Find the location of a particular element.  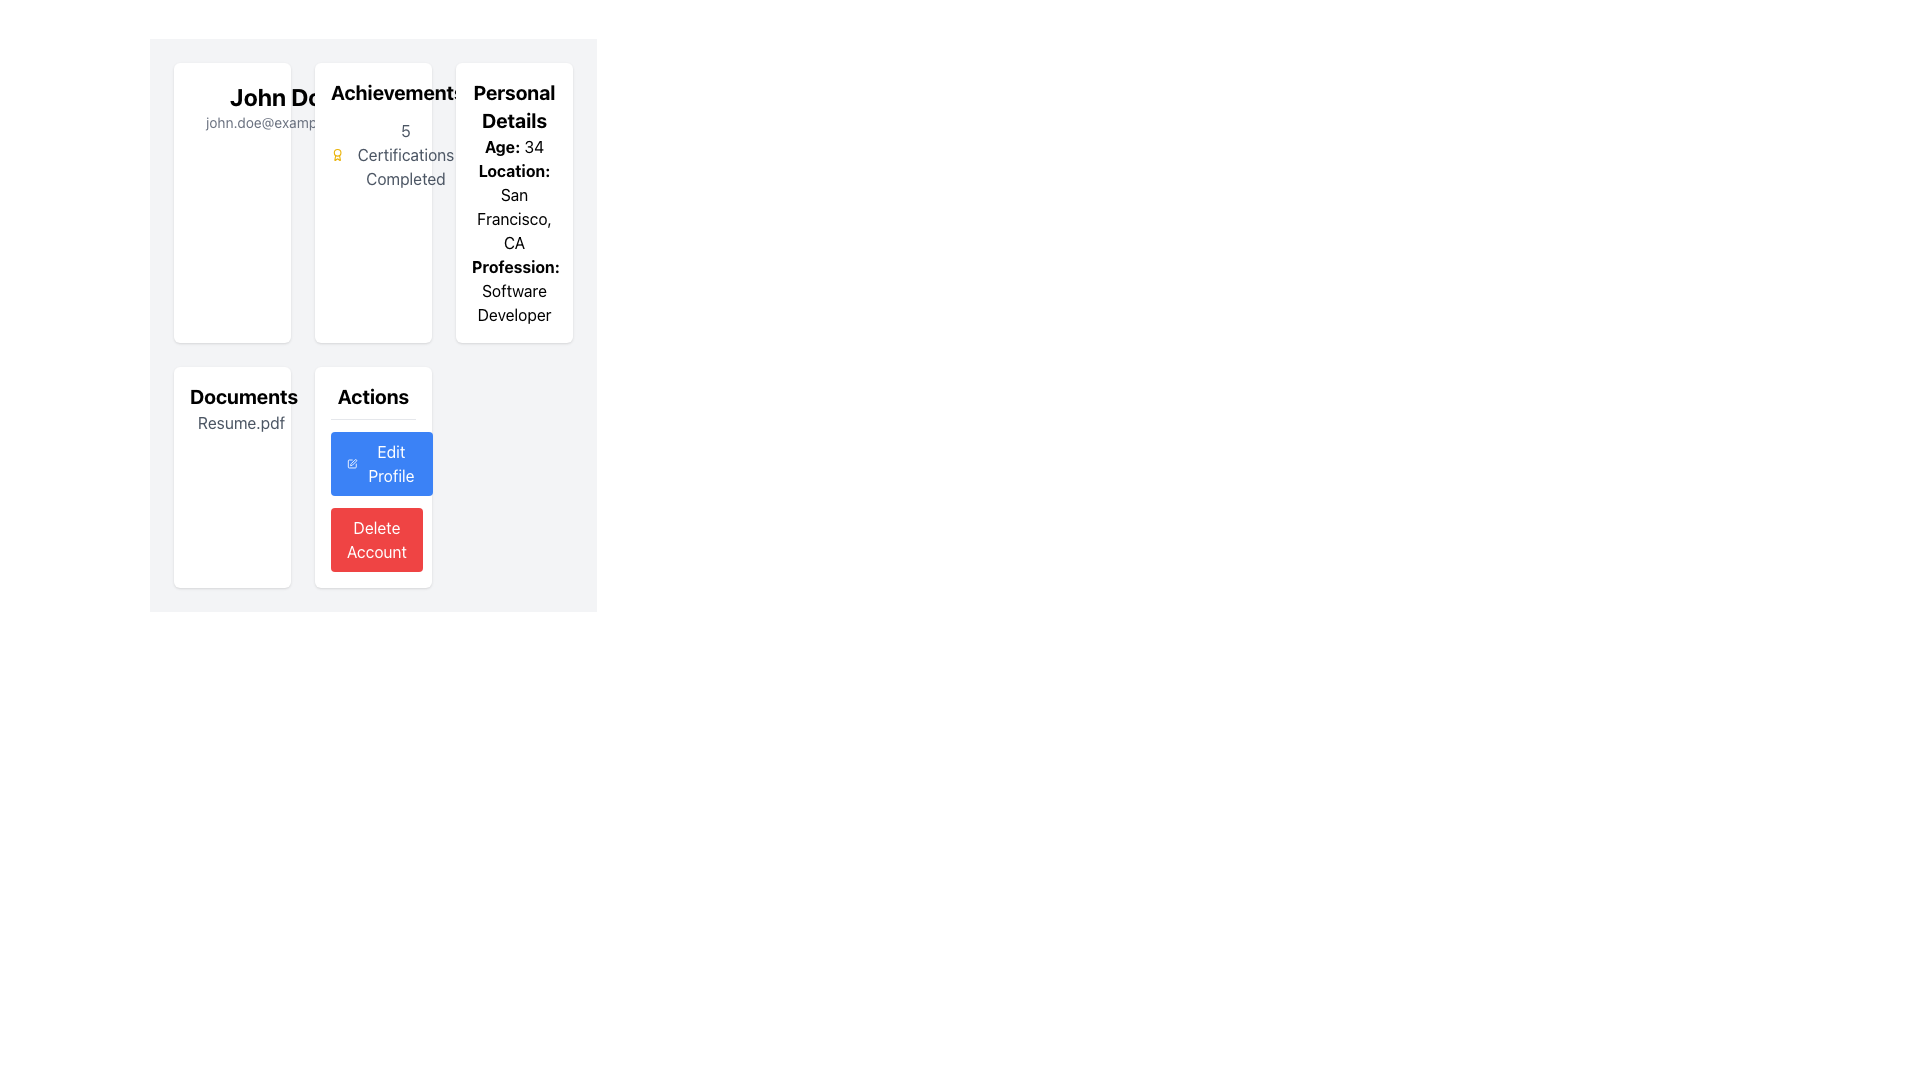

the first button in the 'Actions' section to initiate profile editing is located at coordinates (382, 463).